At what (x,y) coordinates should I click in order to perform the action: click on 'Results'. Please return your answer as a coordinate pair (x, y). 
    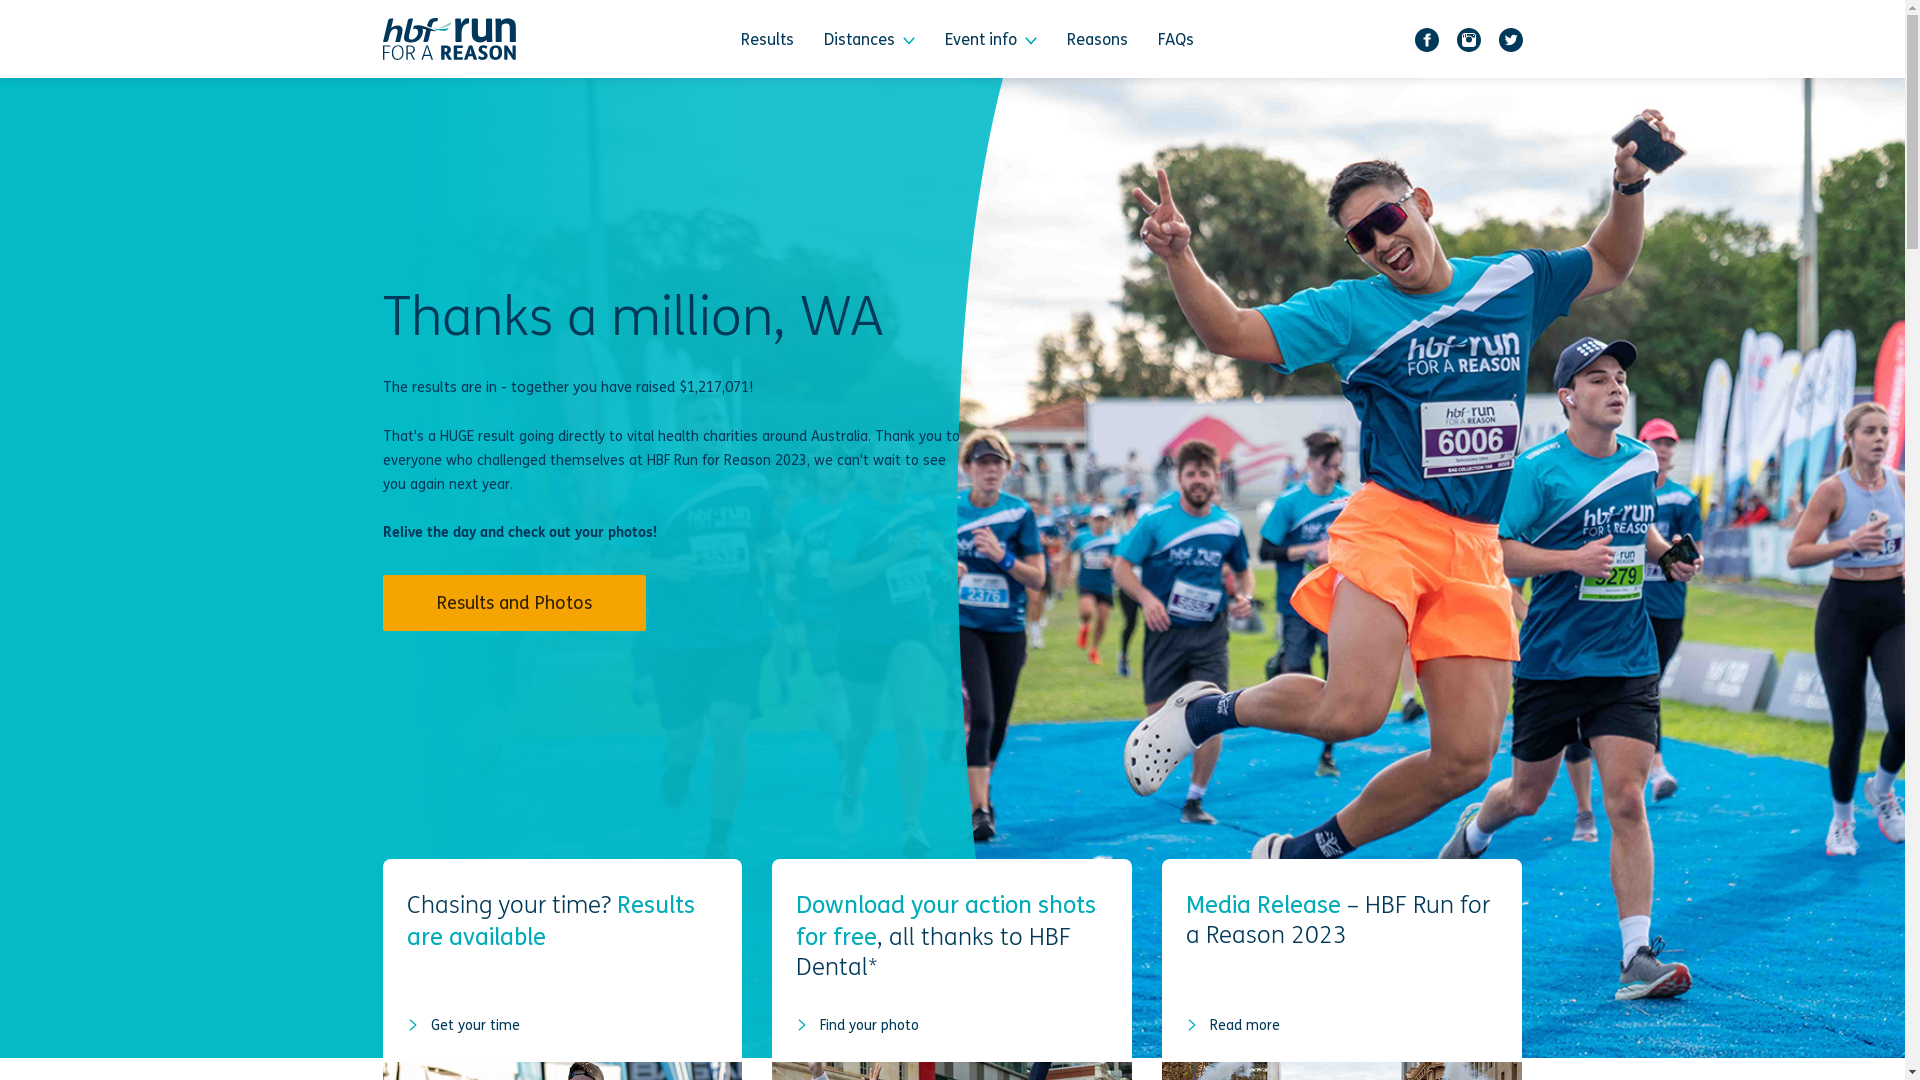
    Looking at the image, I should click on (766, 38).